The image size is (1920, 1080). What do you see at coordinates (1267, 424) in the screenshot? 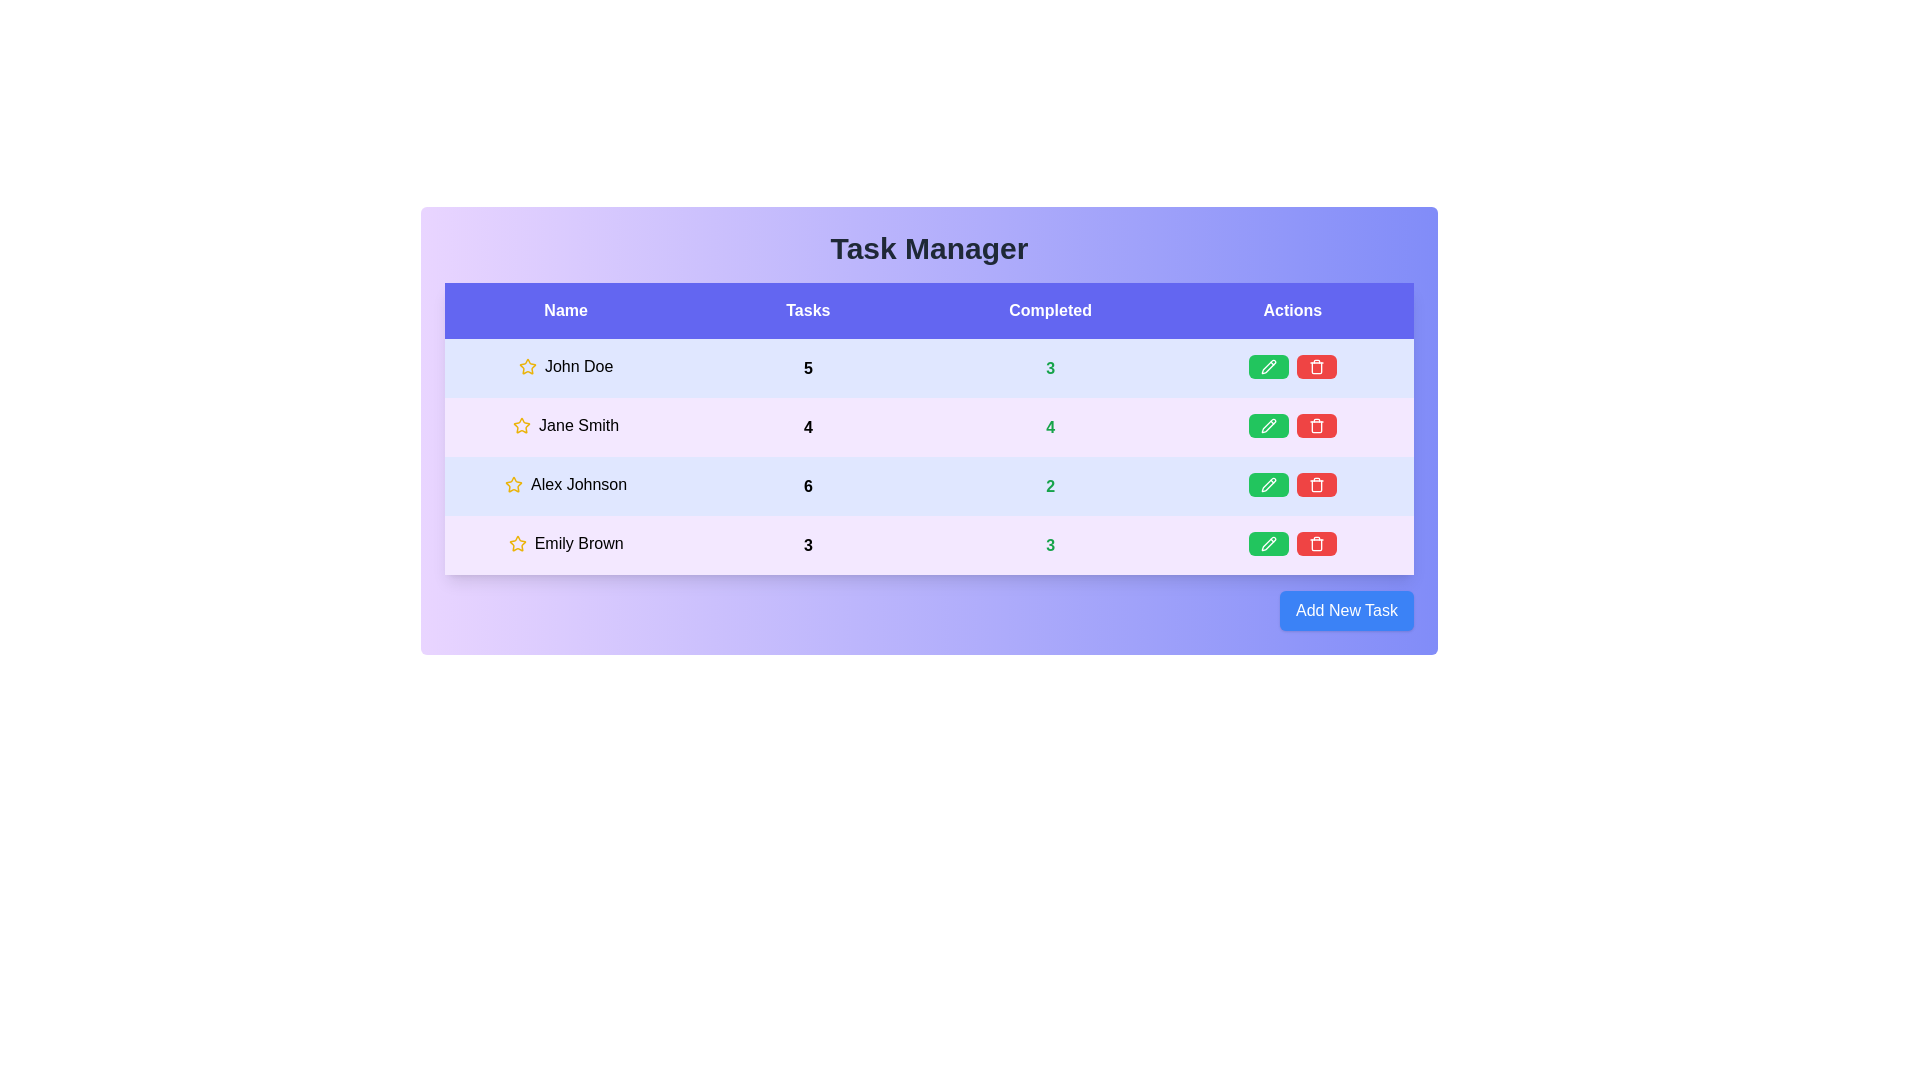
I see `green pencil icon to edit the task for Jane Smith` at bounding box center [1267, 424].